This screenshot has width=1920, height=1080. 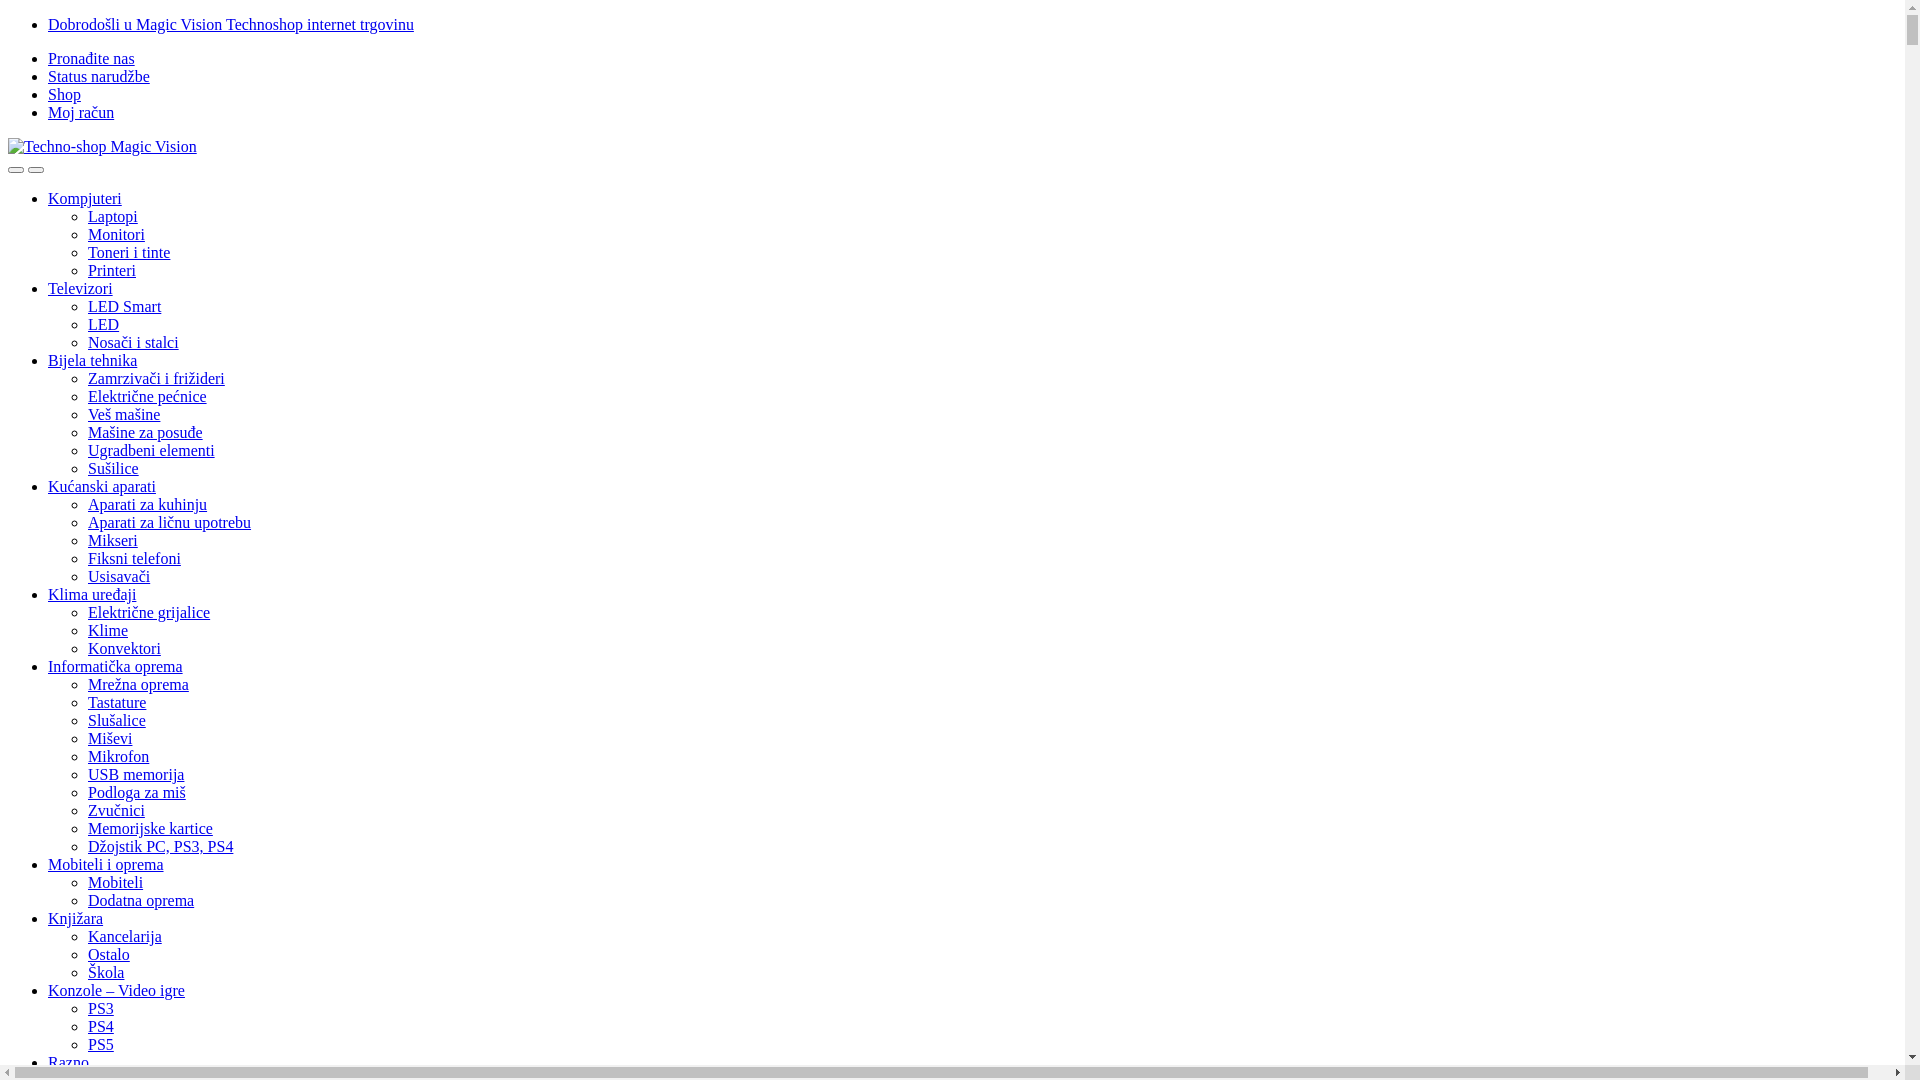 I want to click on 'Mikrofon', so click(x=117, y=756).